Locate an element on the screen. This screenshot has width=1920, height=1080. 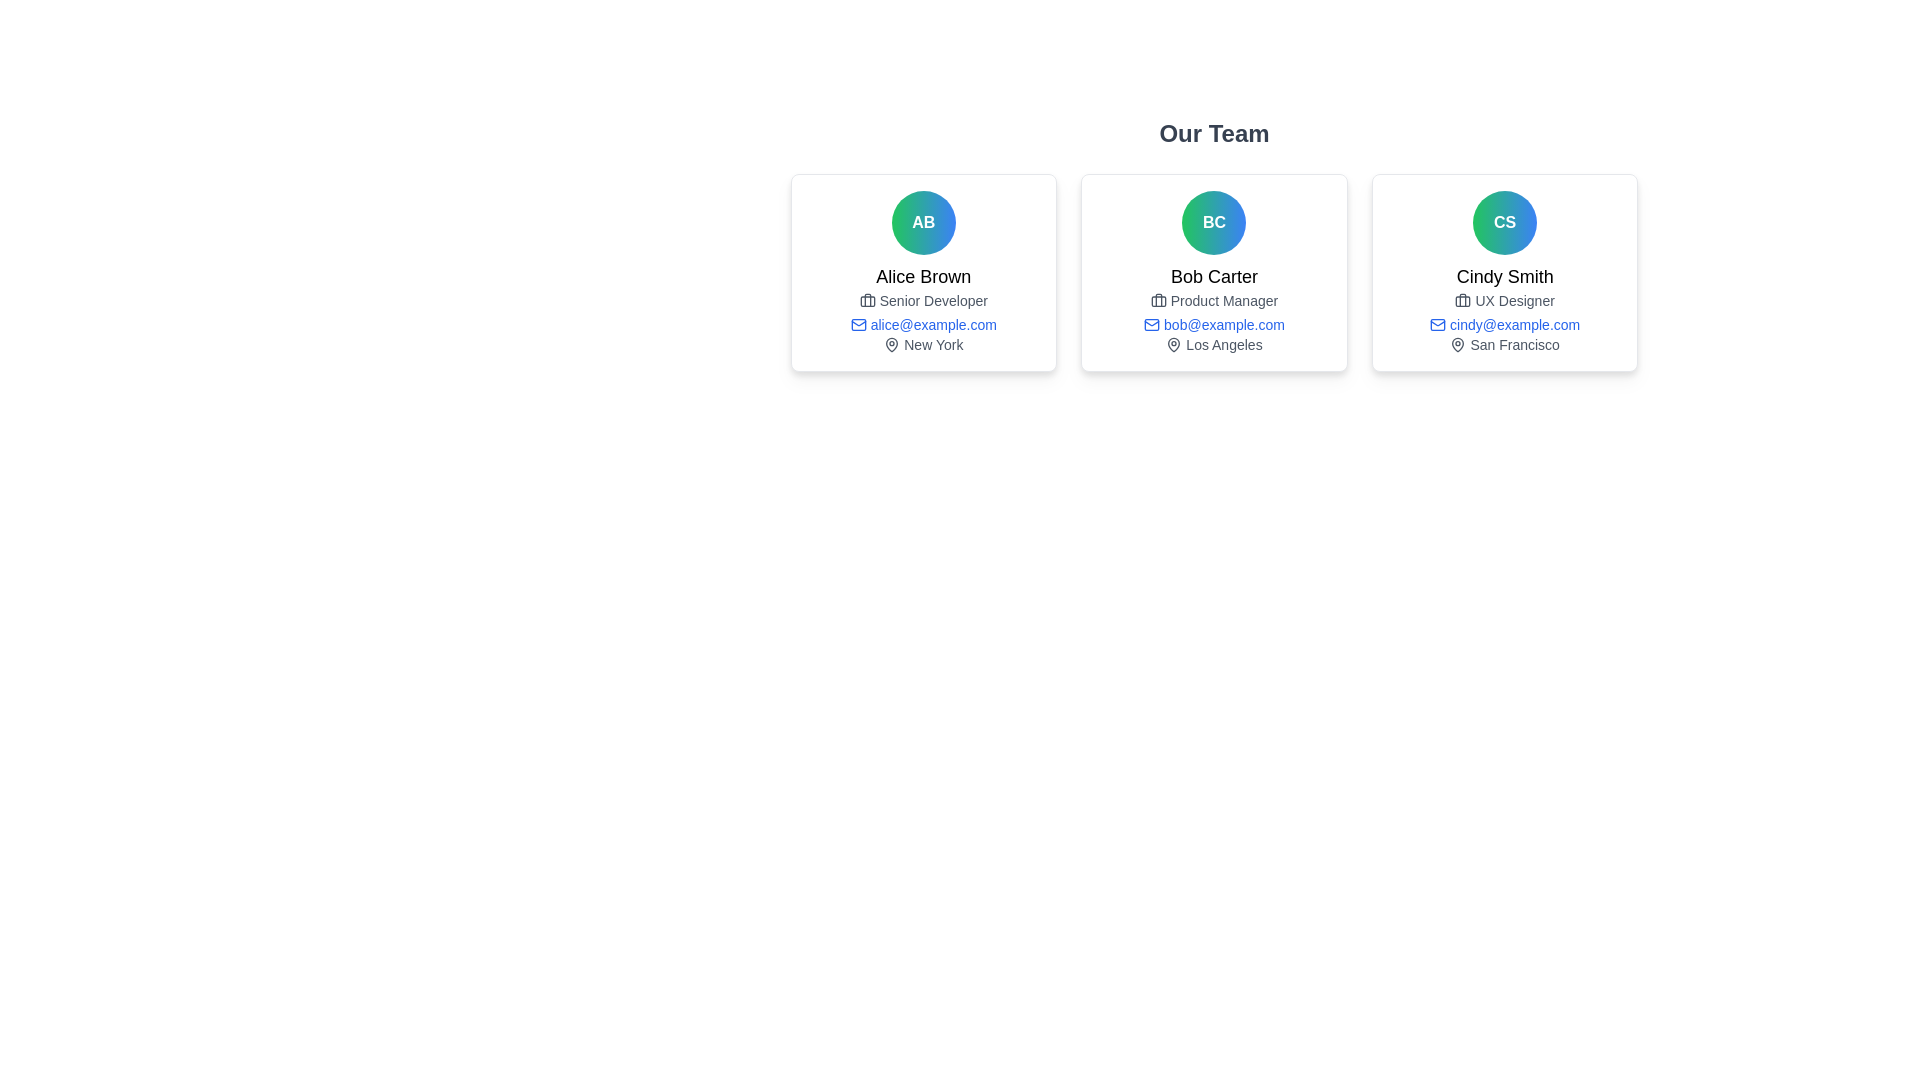
the pin icon located in the second card under the name 'Bob Carter', which signifies location or geotagging and is positioned above the text 'Los Angeles' is located at coordinates (1174, 343).